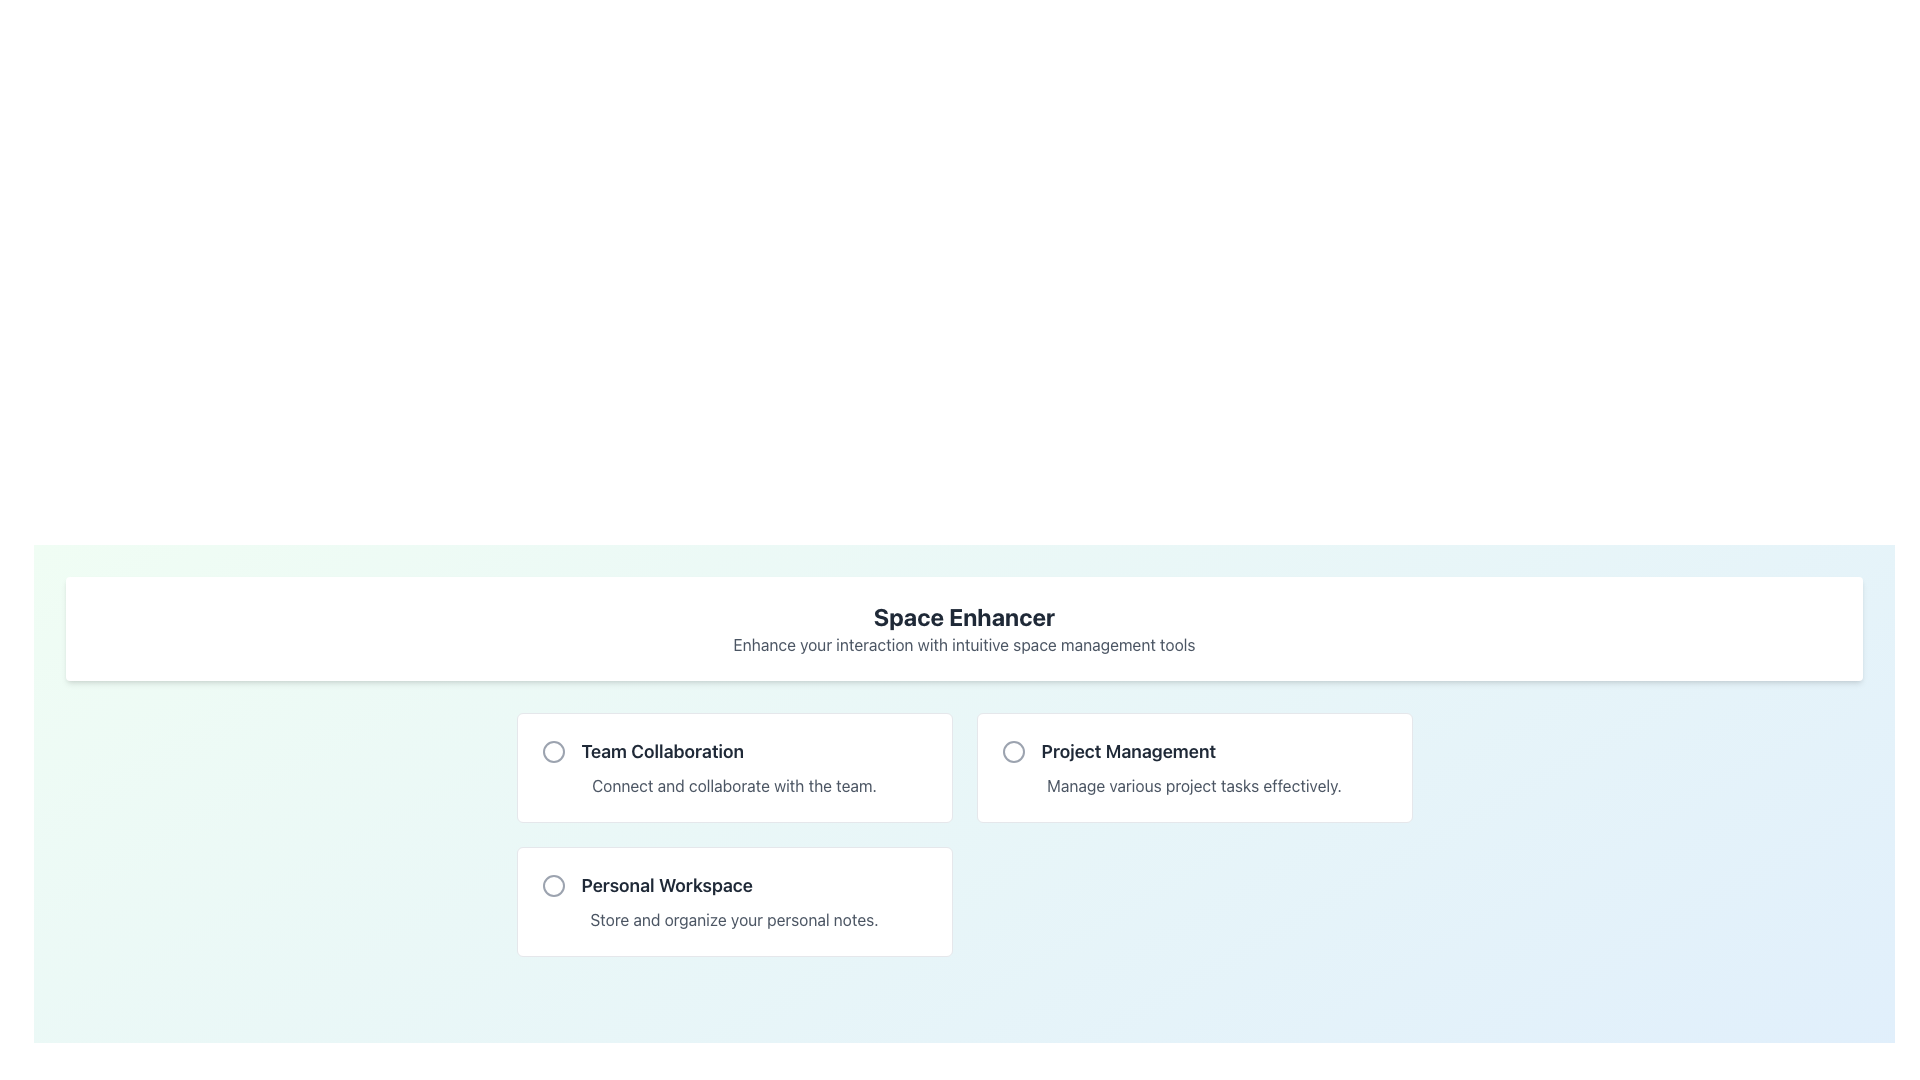 The width and height of the screenshot is (1920, 1080). I want to click on descriptive information provided by the Text Label located directly below the title 'Project Management' within its selection card, so click(1194, 785).